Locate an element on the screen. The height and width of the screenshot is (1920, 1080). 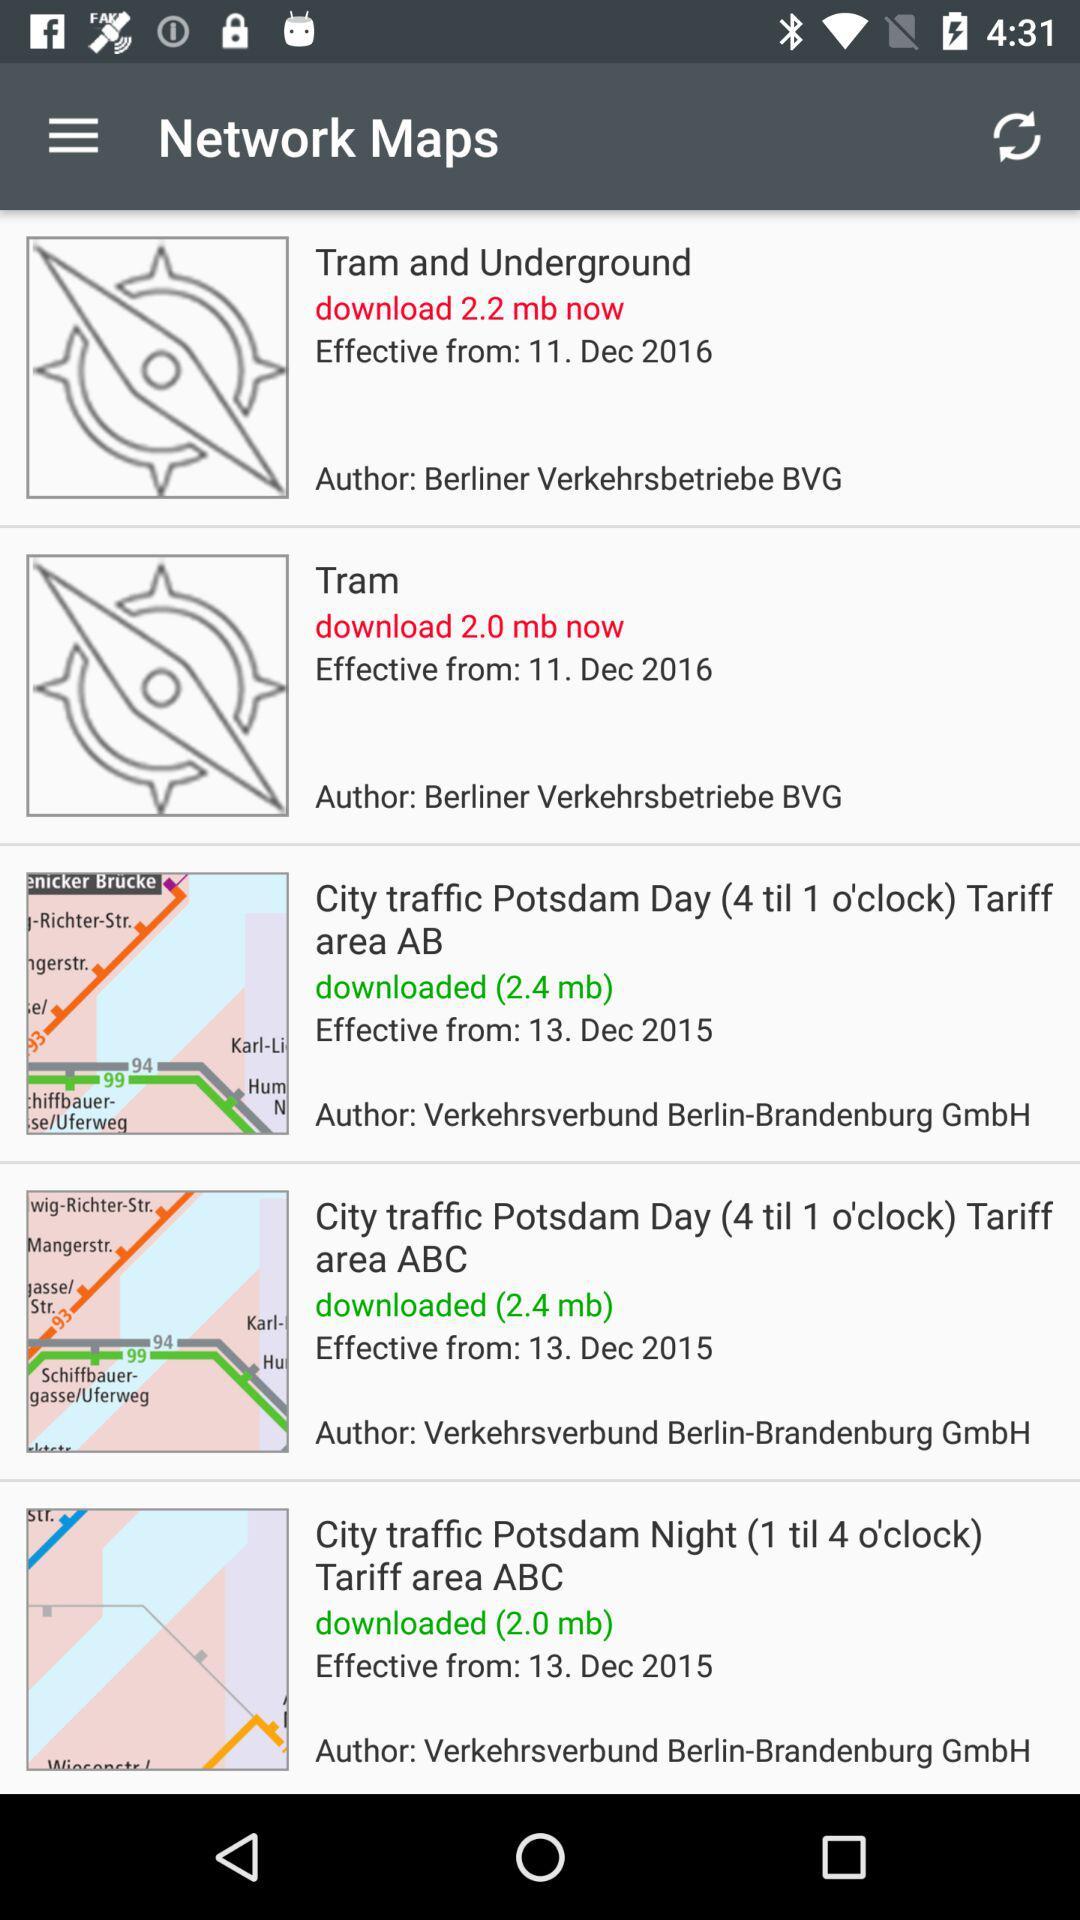
the app to the right of network maps is located at coordinates (1017, 135).